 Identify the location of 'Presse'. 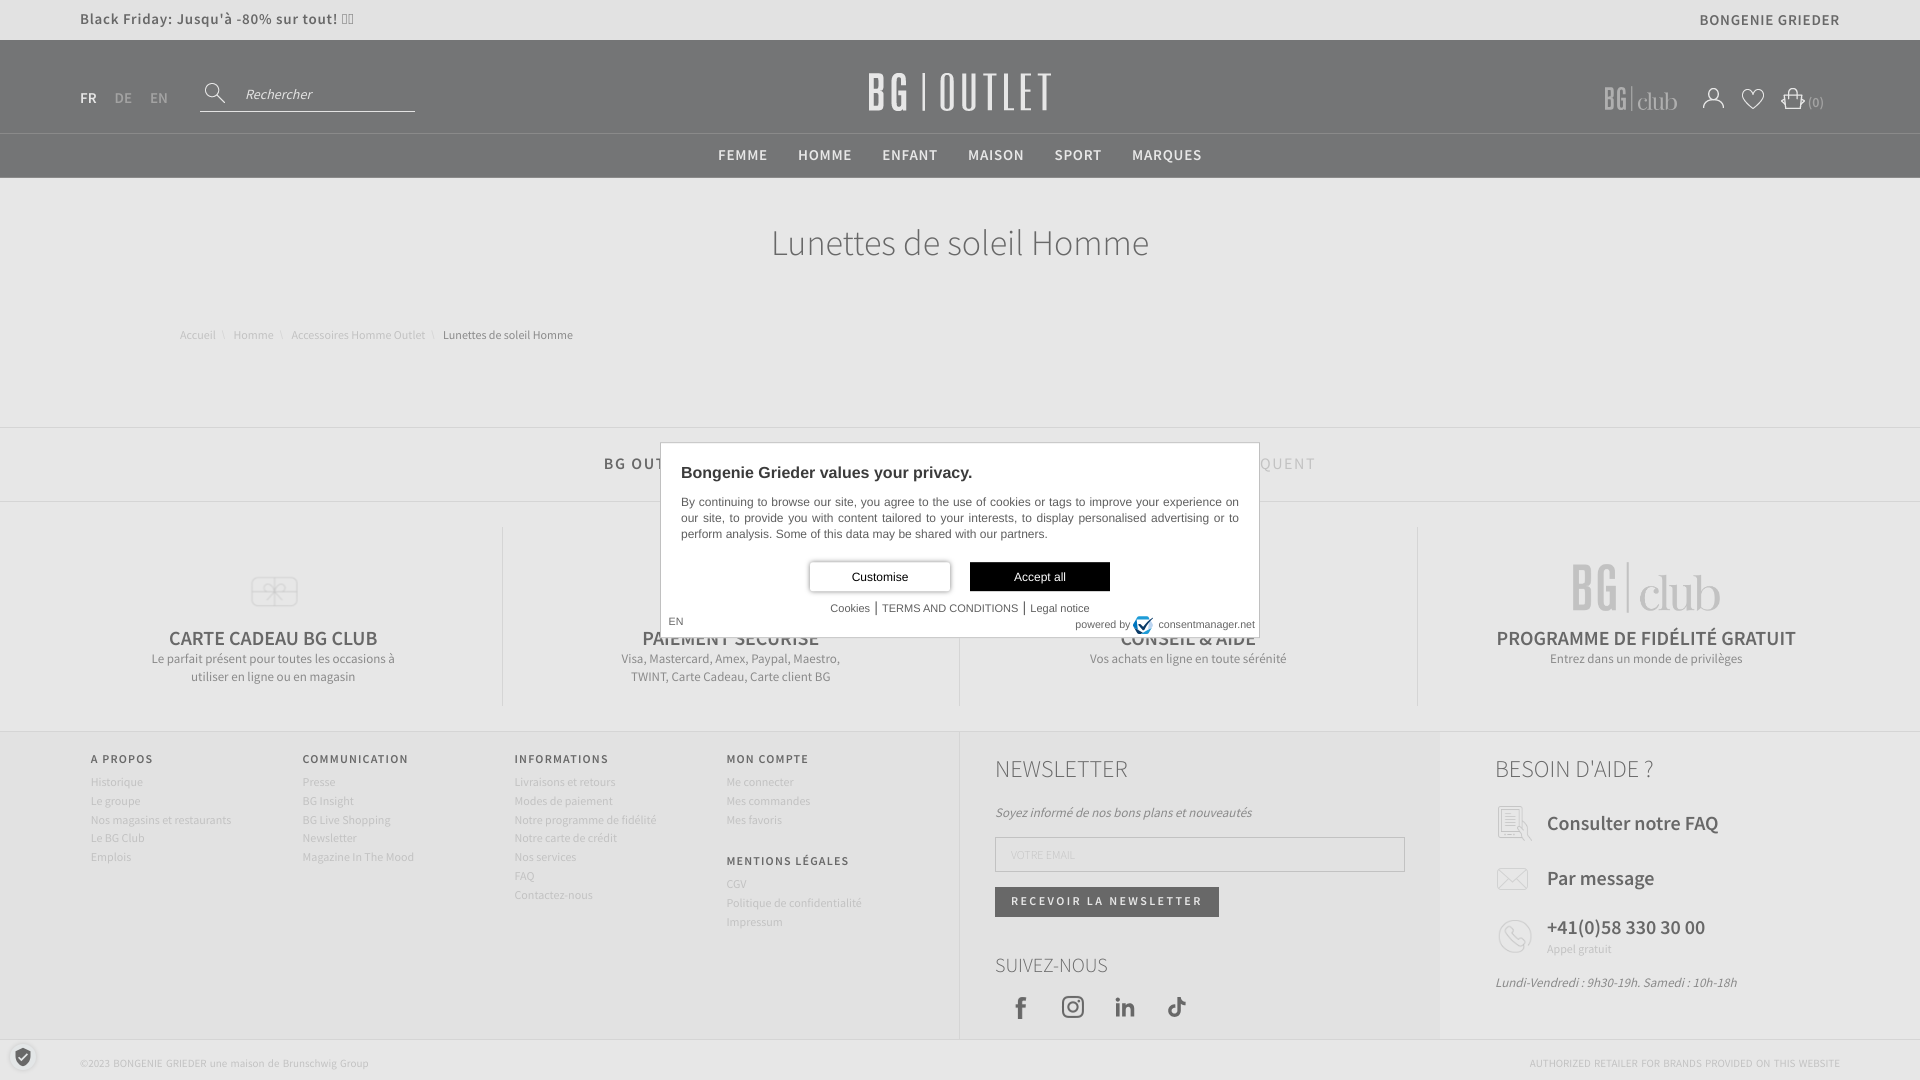
(301, 781).